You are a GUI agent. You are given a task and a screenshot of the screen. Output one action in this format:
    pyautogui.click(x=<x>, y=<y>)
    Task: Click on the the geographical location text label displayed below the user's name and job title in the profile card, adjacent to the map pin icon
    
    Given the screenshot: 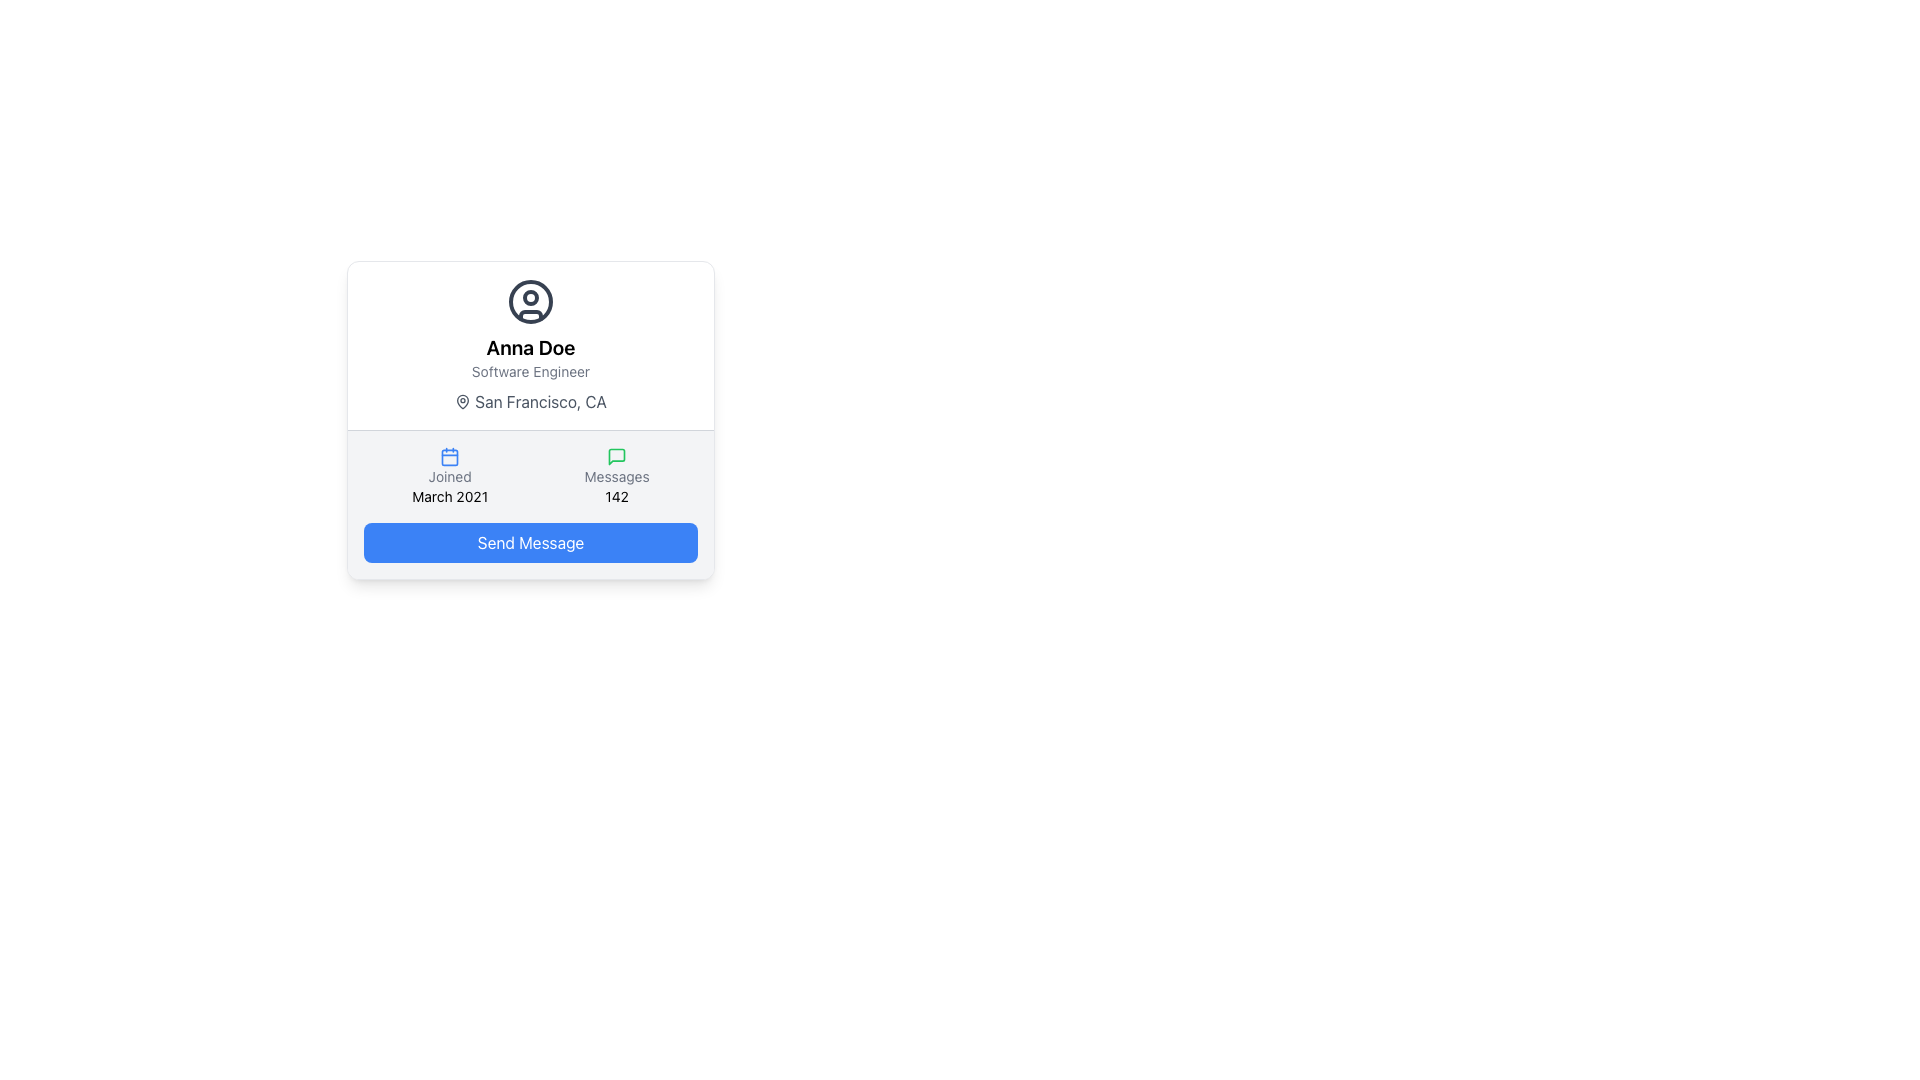 What is the action you would take?
    pyautogui.click(x=541, y=401)
    